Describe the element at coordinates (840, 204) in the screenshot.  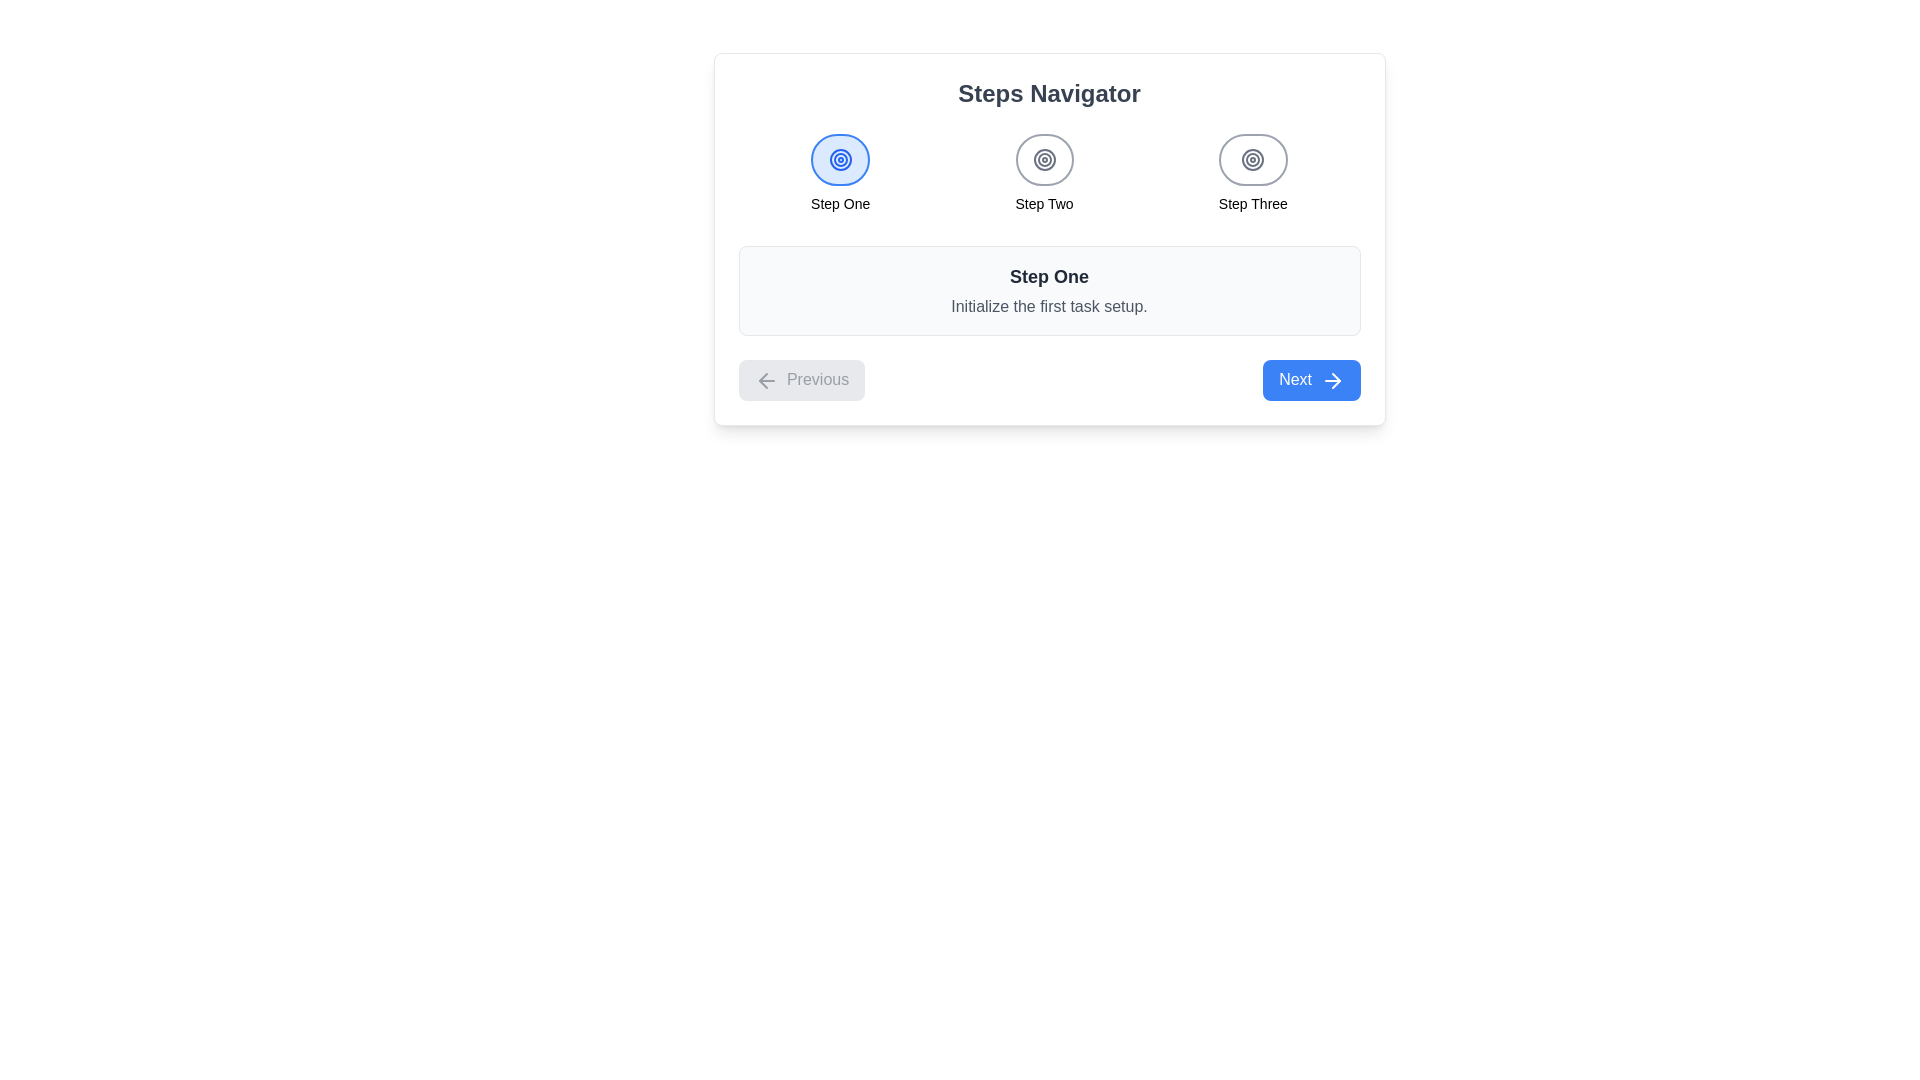
I see `the text content of the 'Step One' label element, which is a small, bold text displayed centered under the first circular icon in the navigation bar` at that location.